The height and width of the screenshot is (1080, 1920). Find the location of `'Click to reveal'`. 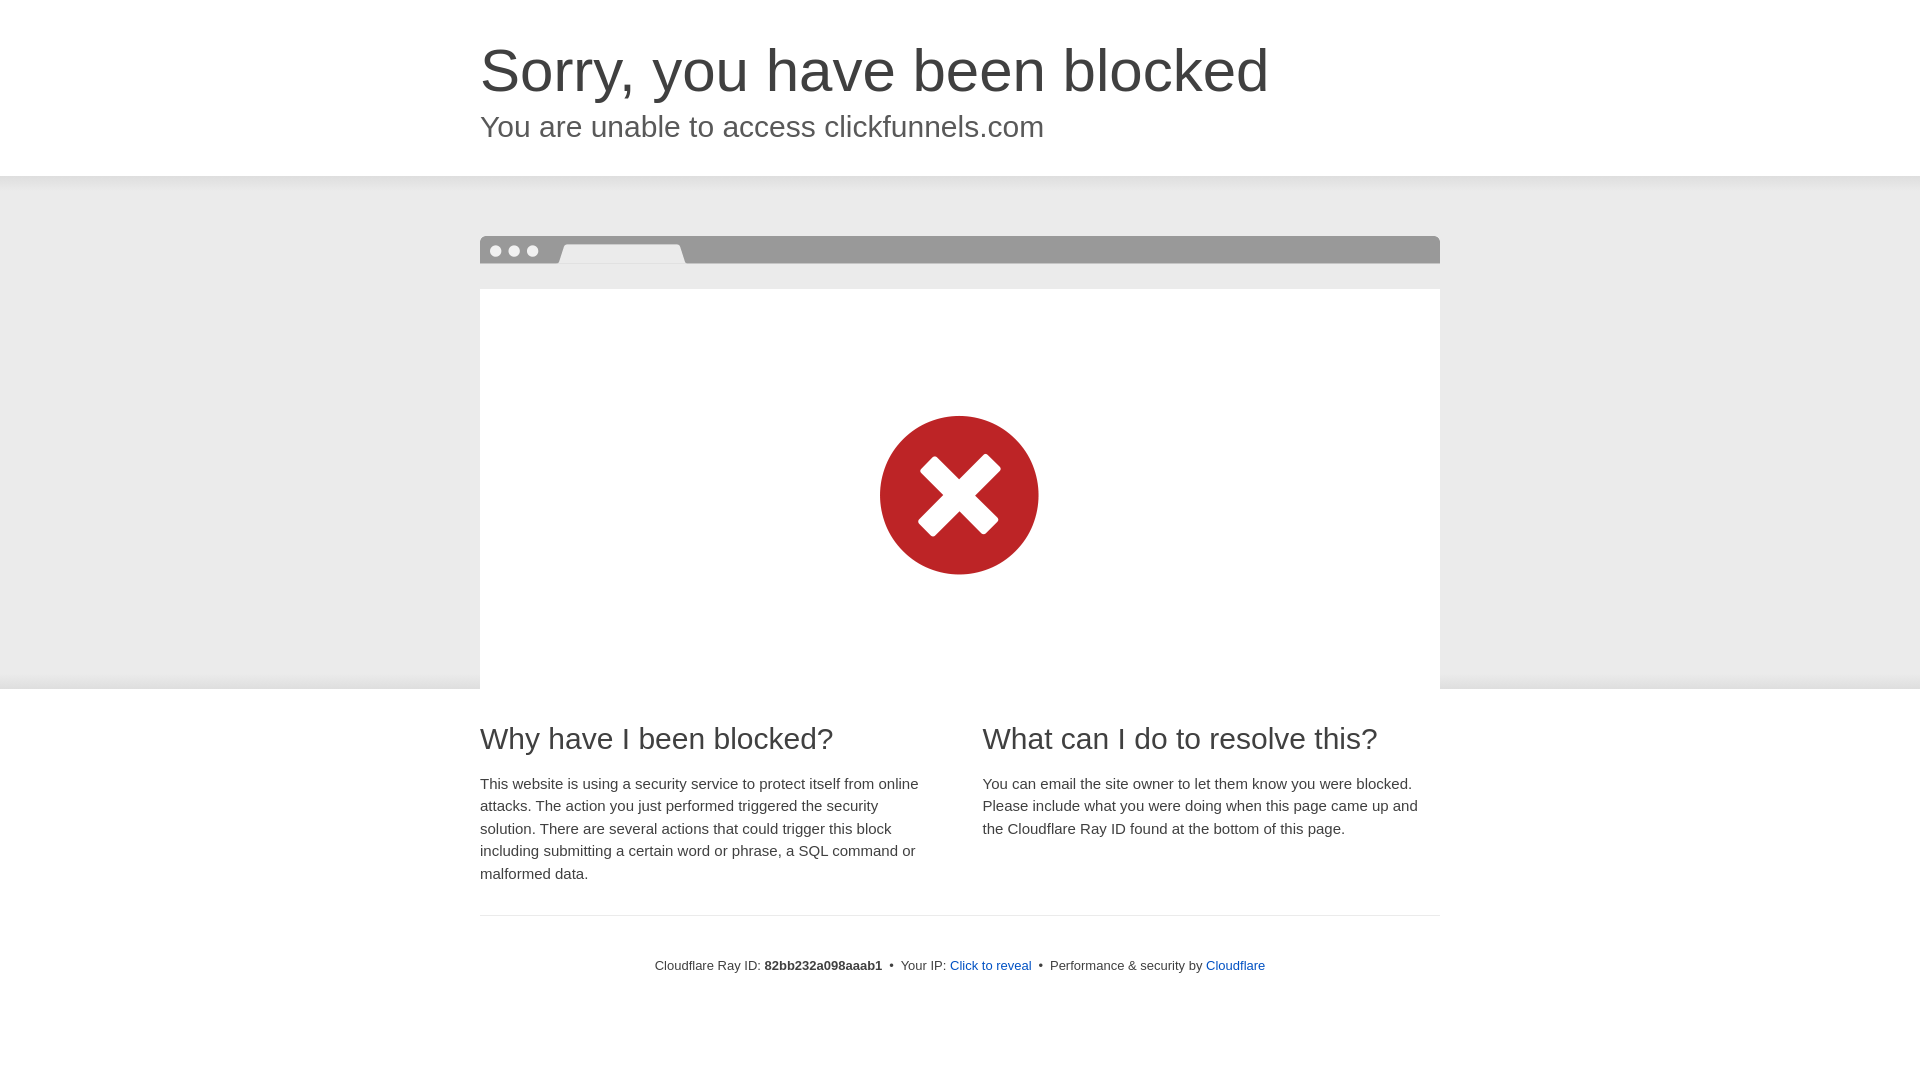

'Click to reveal' is located at coordinates (990, 964).